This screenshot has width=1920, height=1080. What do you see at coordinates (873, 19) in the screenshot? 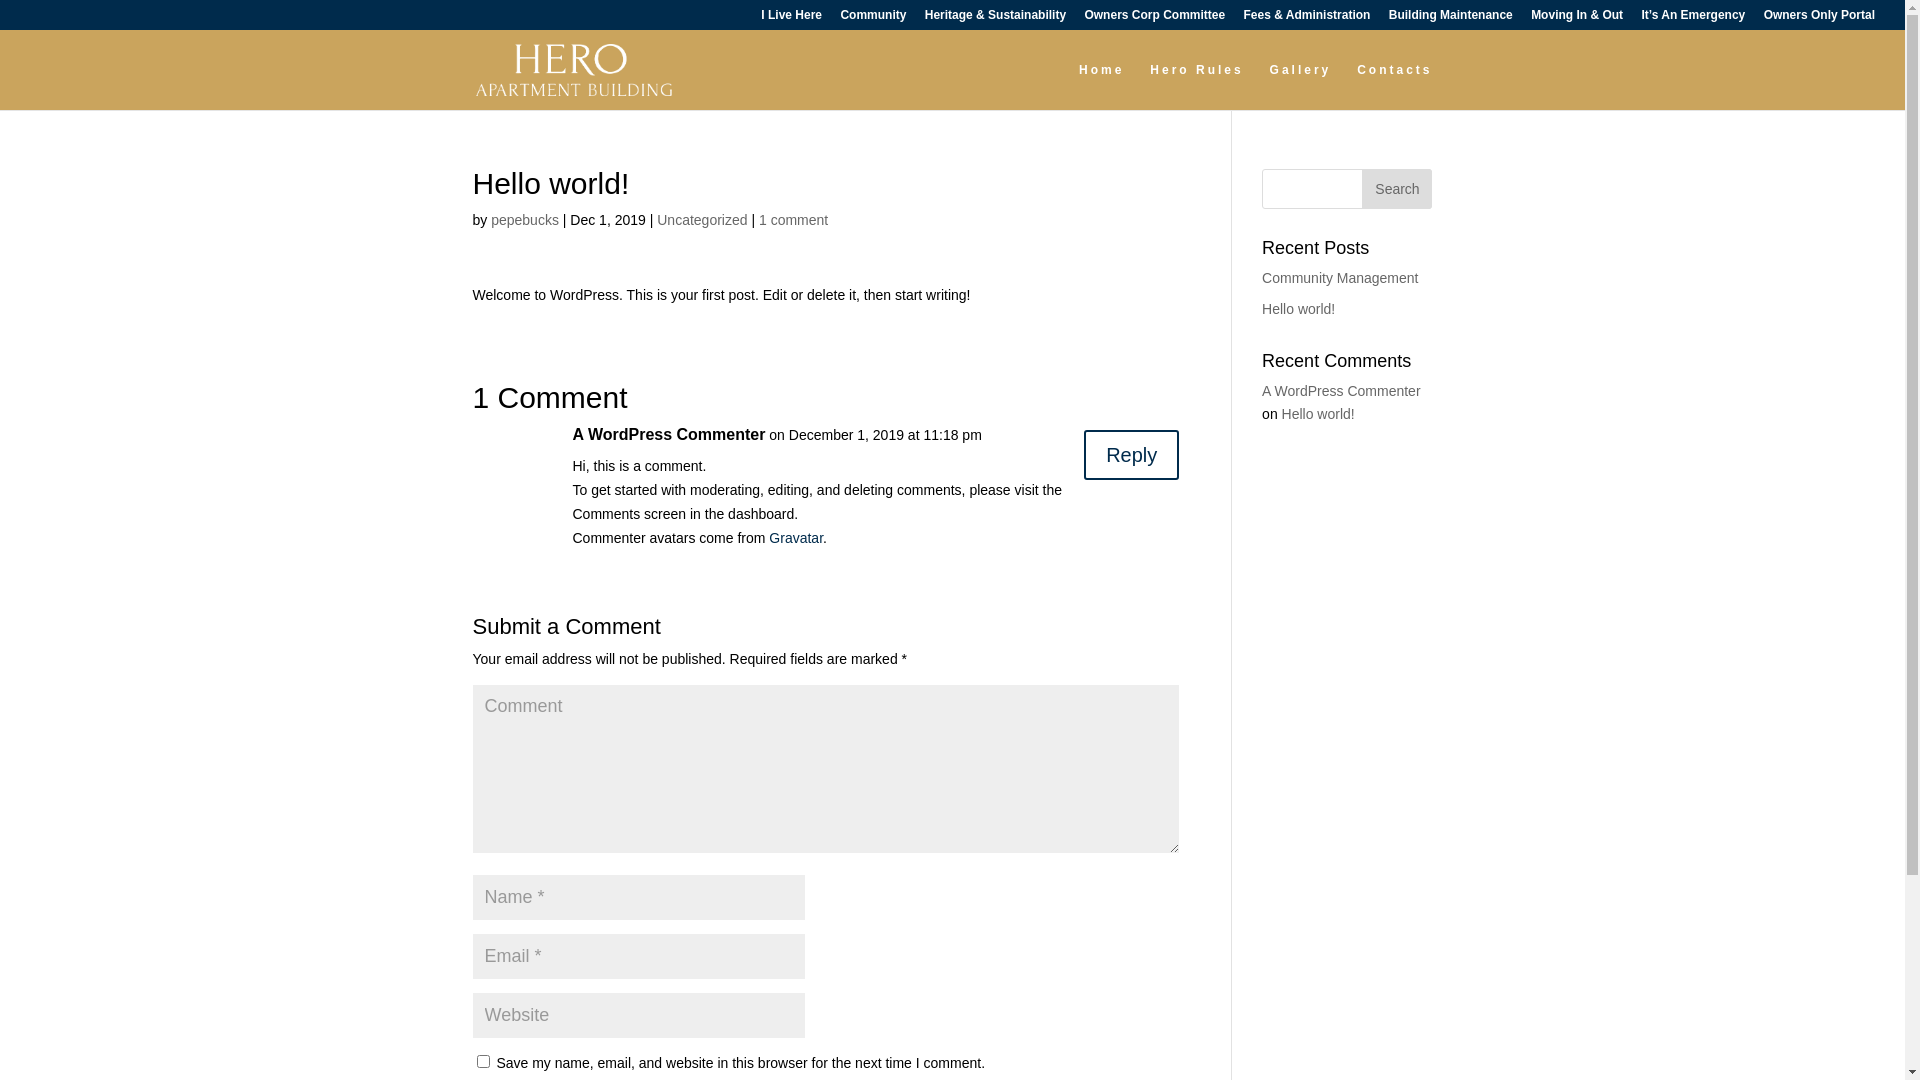
I see `'Community'` at bounding box center [873, 19].